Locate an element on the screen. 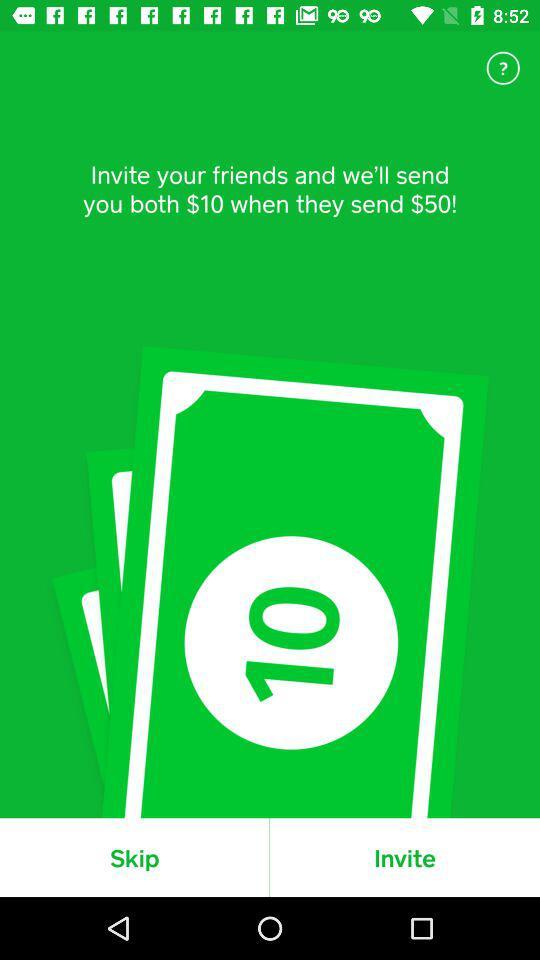 The image size is (540, 960). icon next to invite is located at coordinates (134, 856).